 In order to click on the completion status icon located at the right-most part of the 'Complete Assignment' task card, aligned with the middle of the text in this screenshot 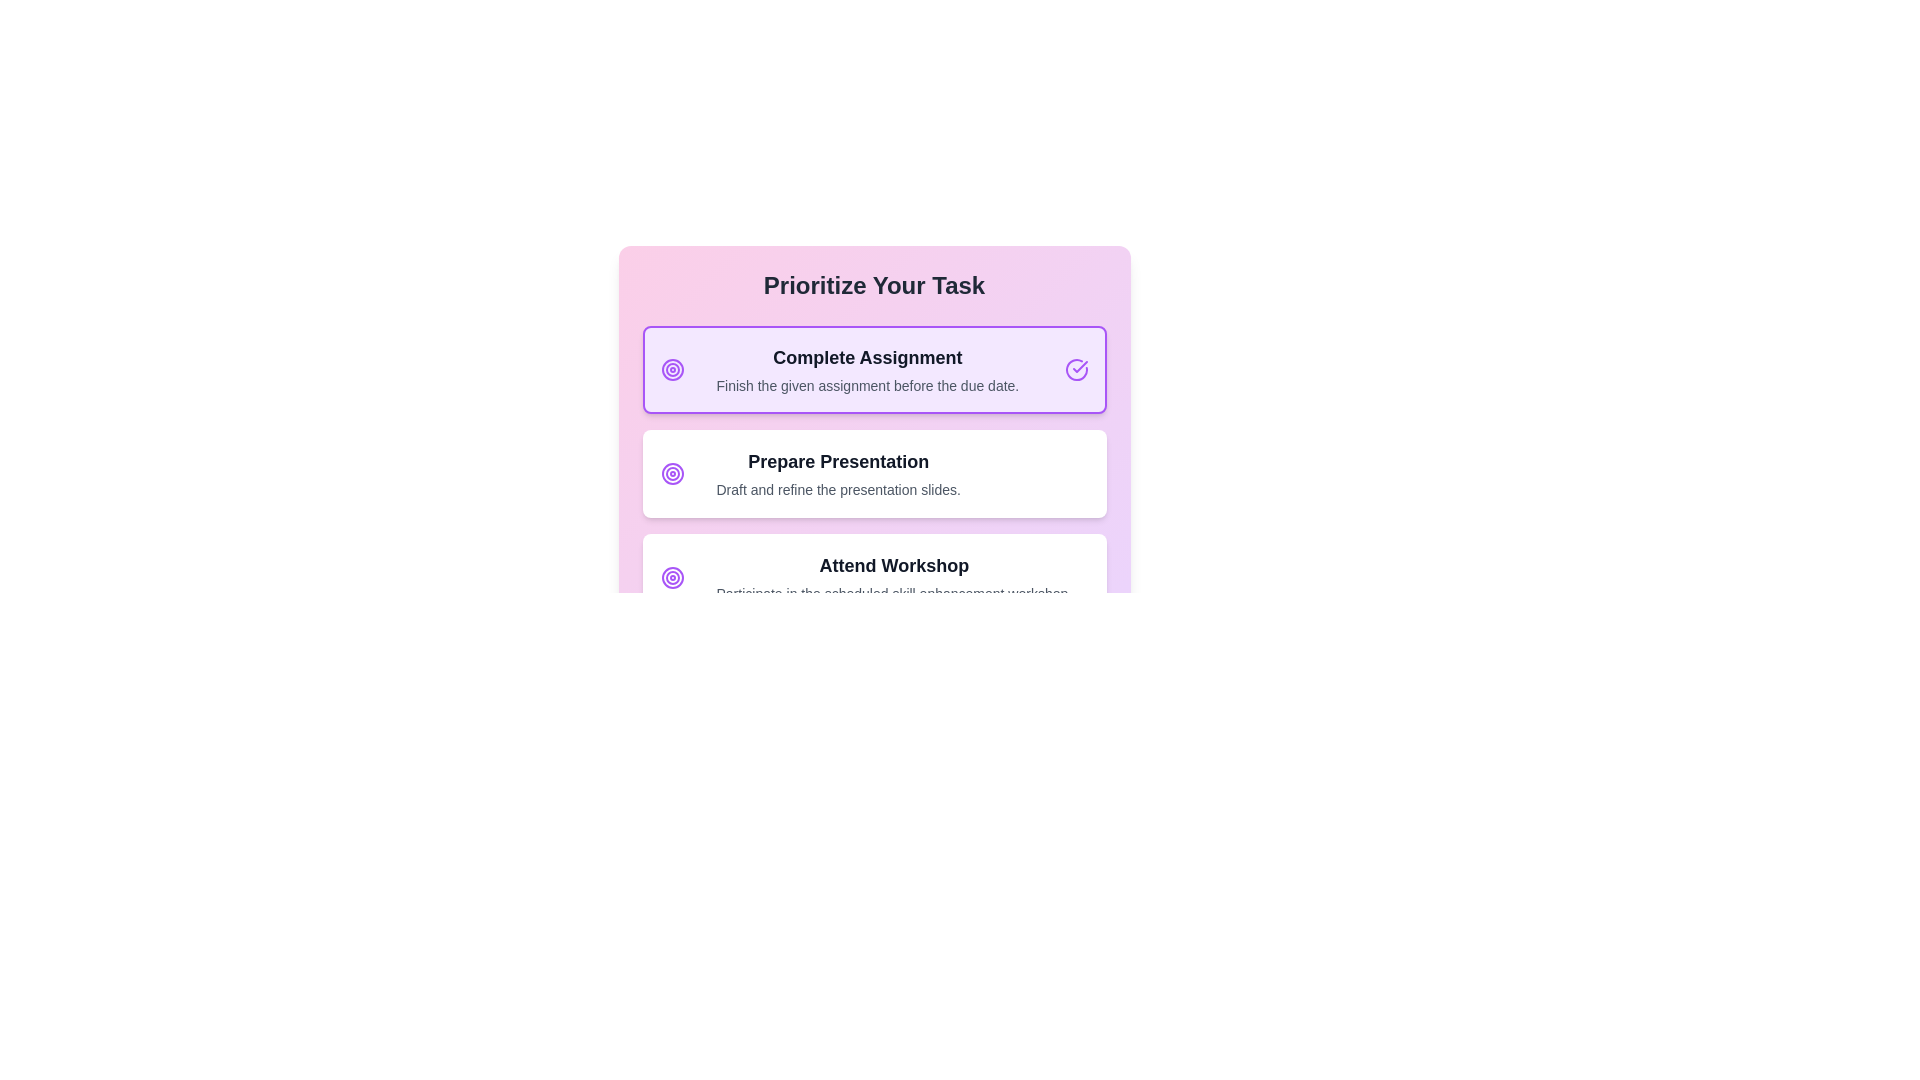, I will do `click(1075, 370)`.